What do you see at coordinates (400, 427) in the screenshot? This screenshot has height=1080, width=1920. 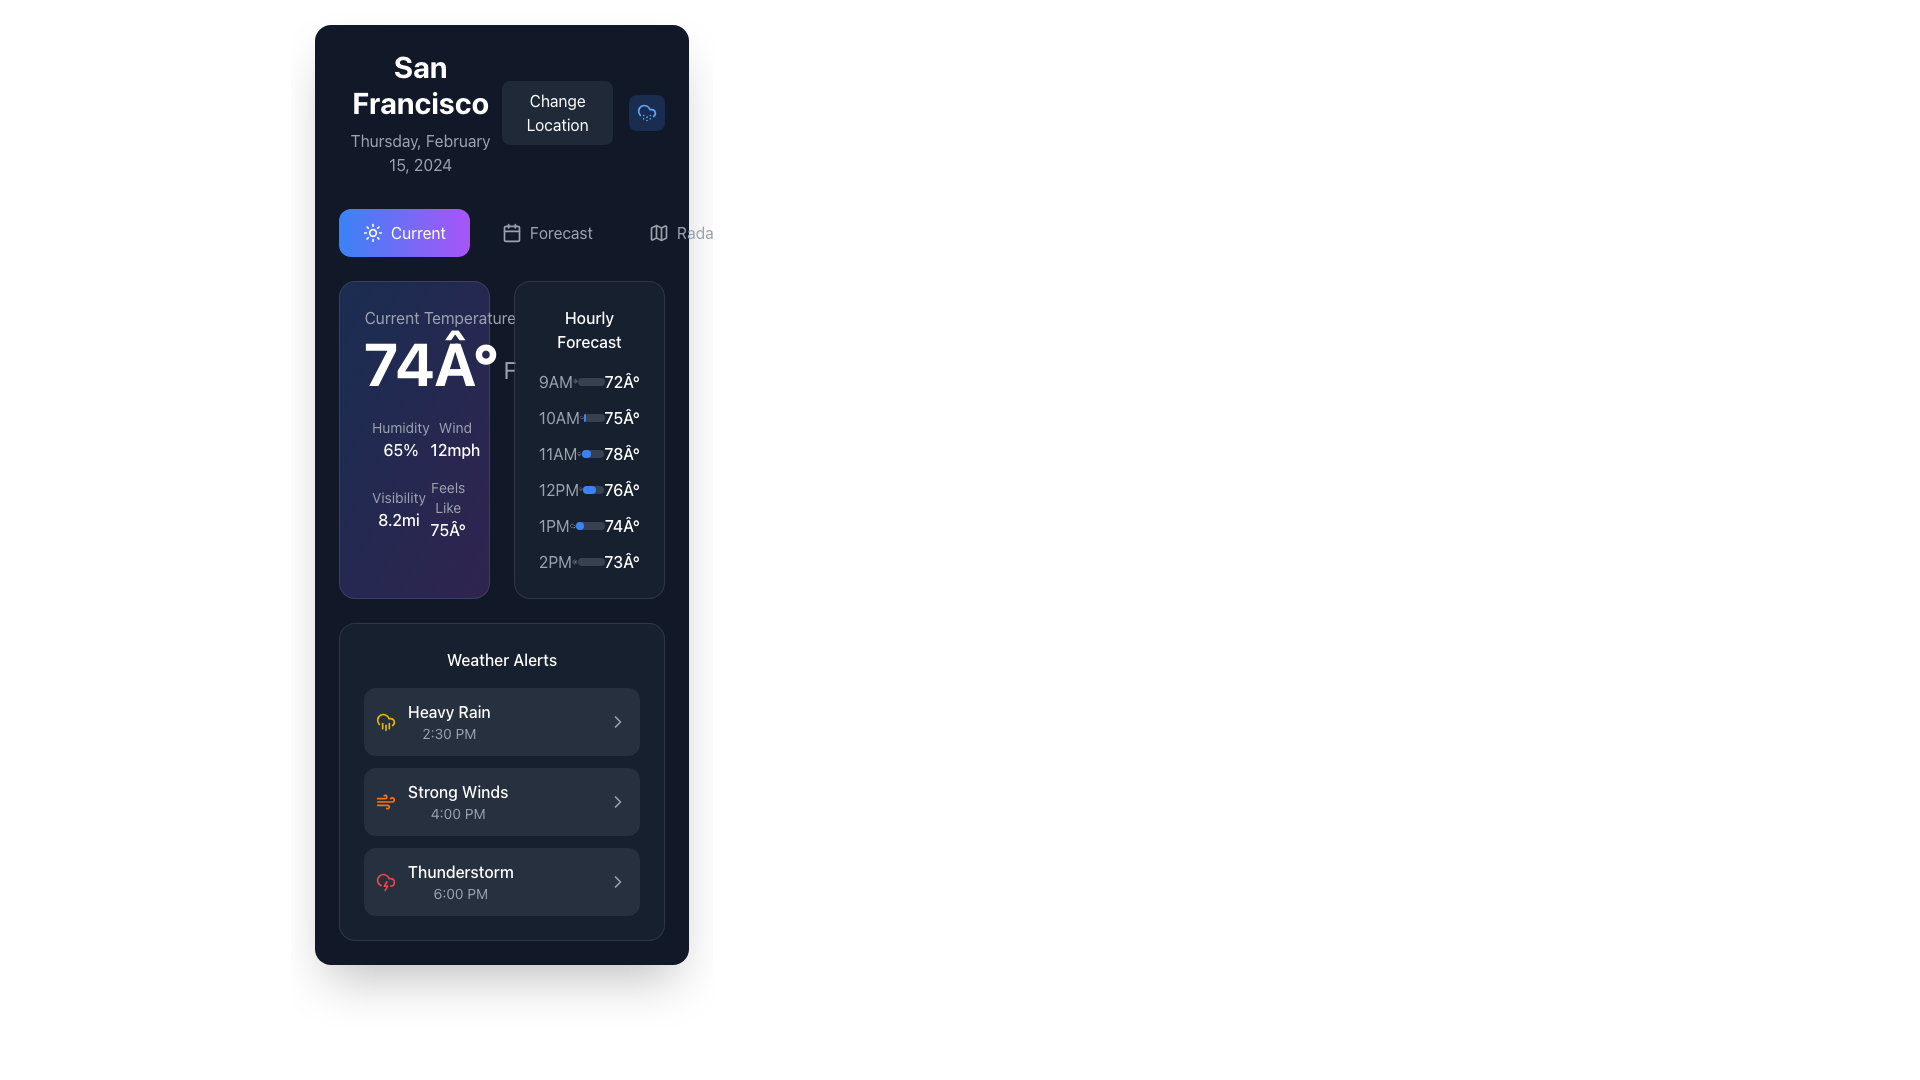 I see `the 'Humidity' label, which is a small grayish text label styled in sans-serif, located above the percentage value in the weather panel` at bounding box center [400, 427].